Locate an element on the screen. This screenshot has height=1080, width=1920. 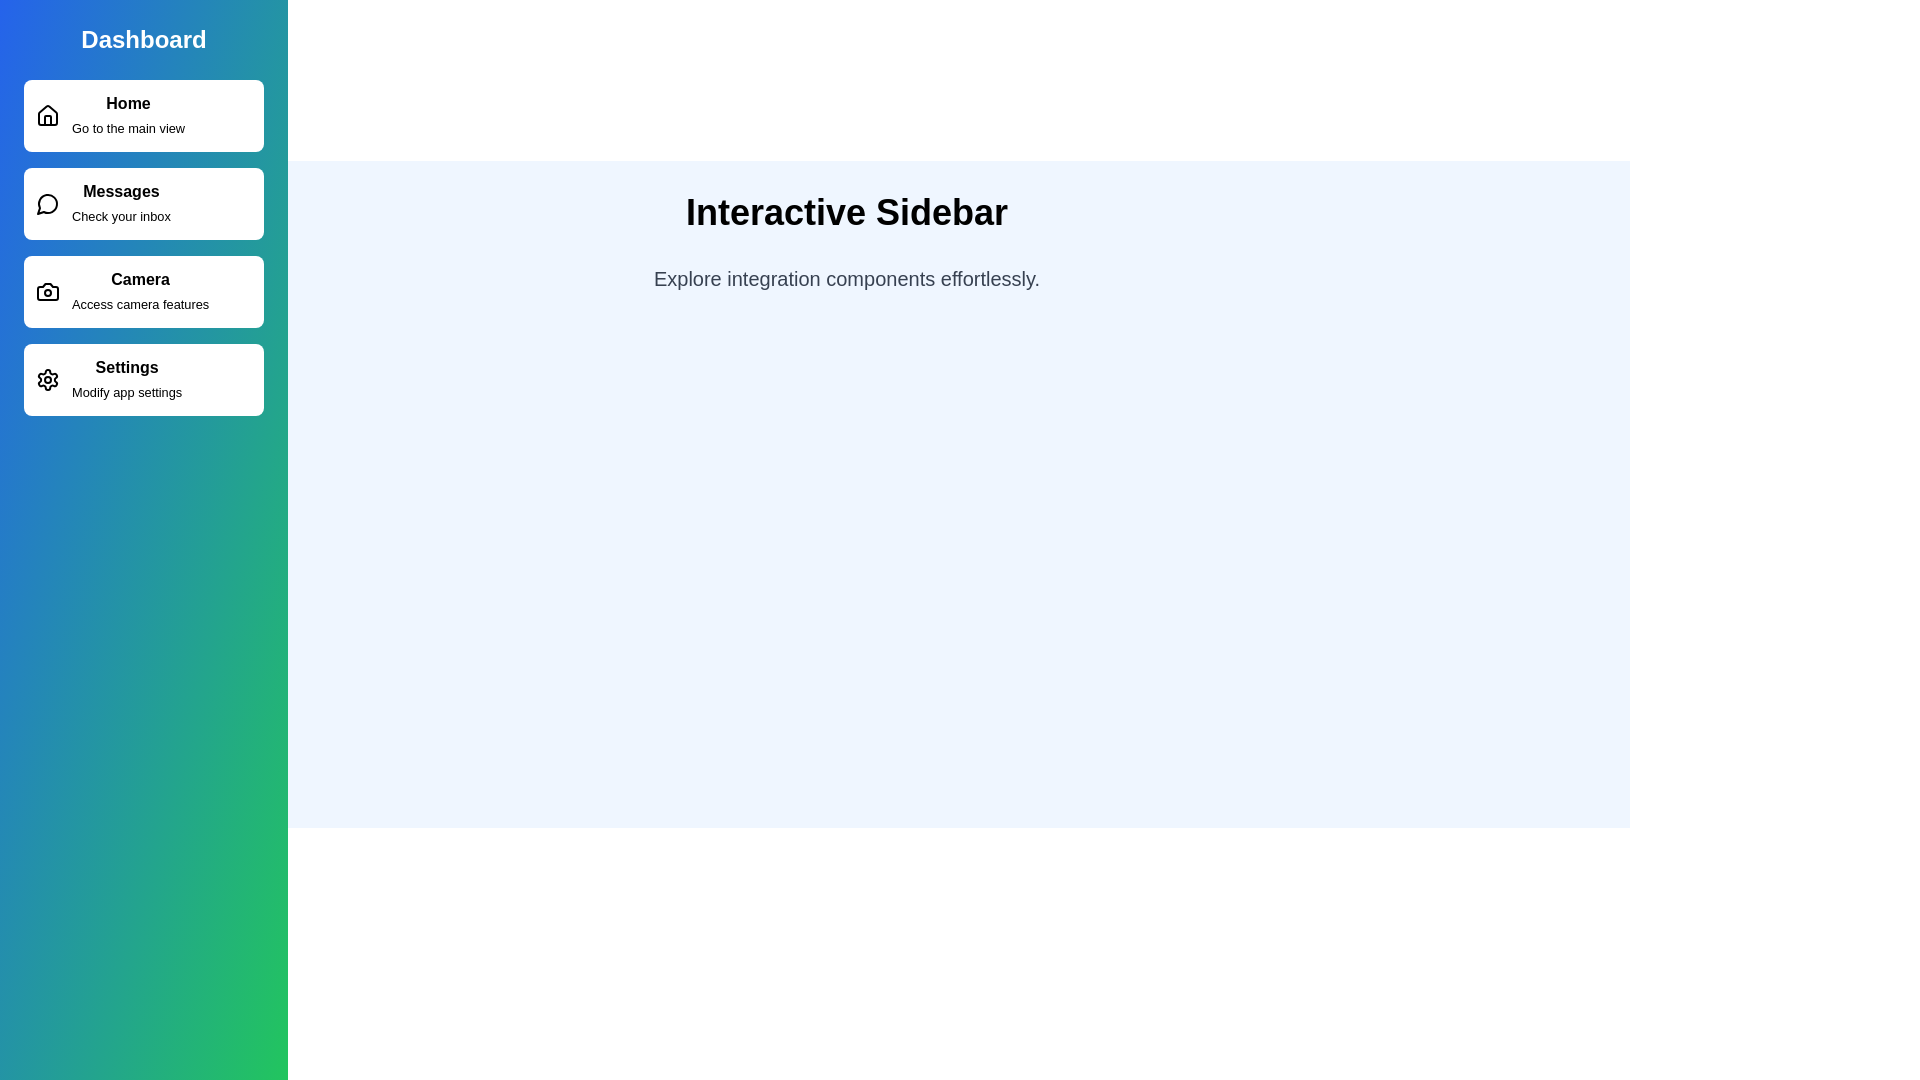
the sidebar item corresponding to Messages is located at coordinates (143, 204).